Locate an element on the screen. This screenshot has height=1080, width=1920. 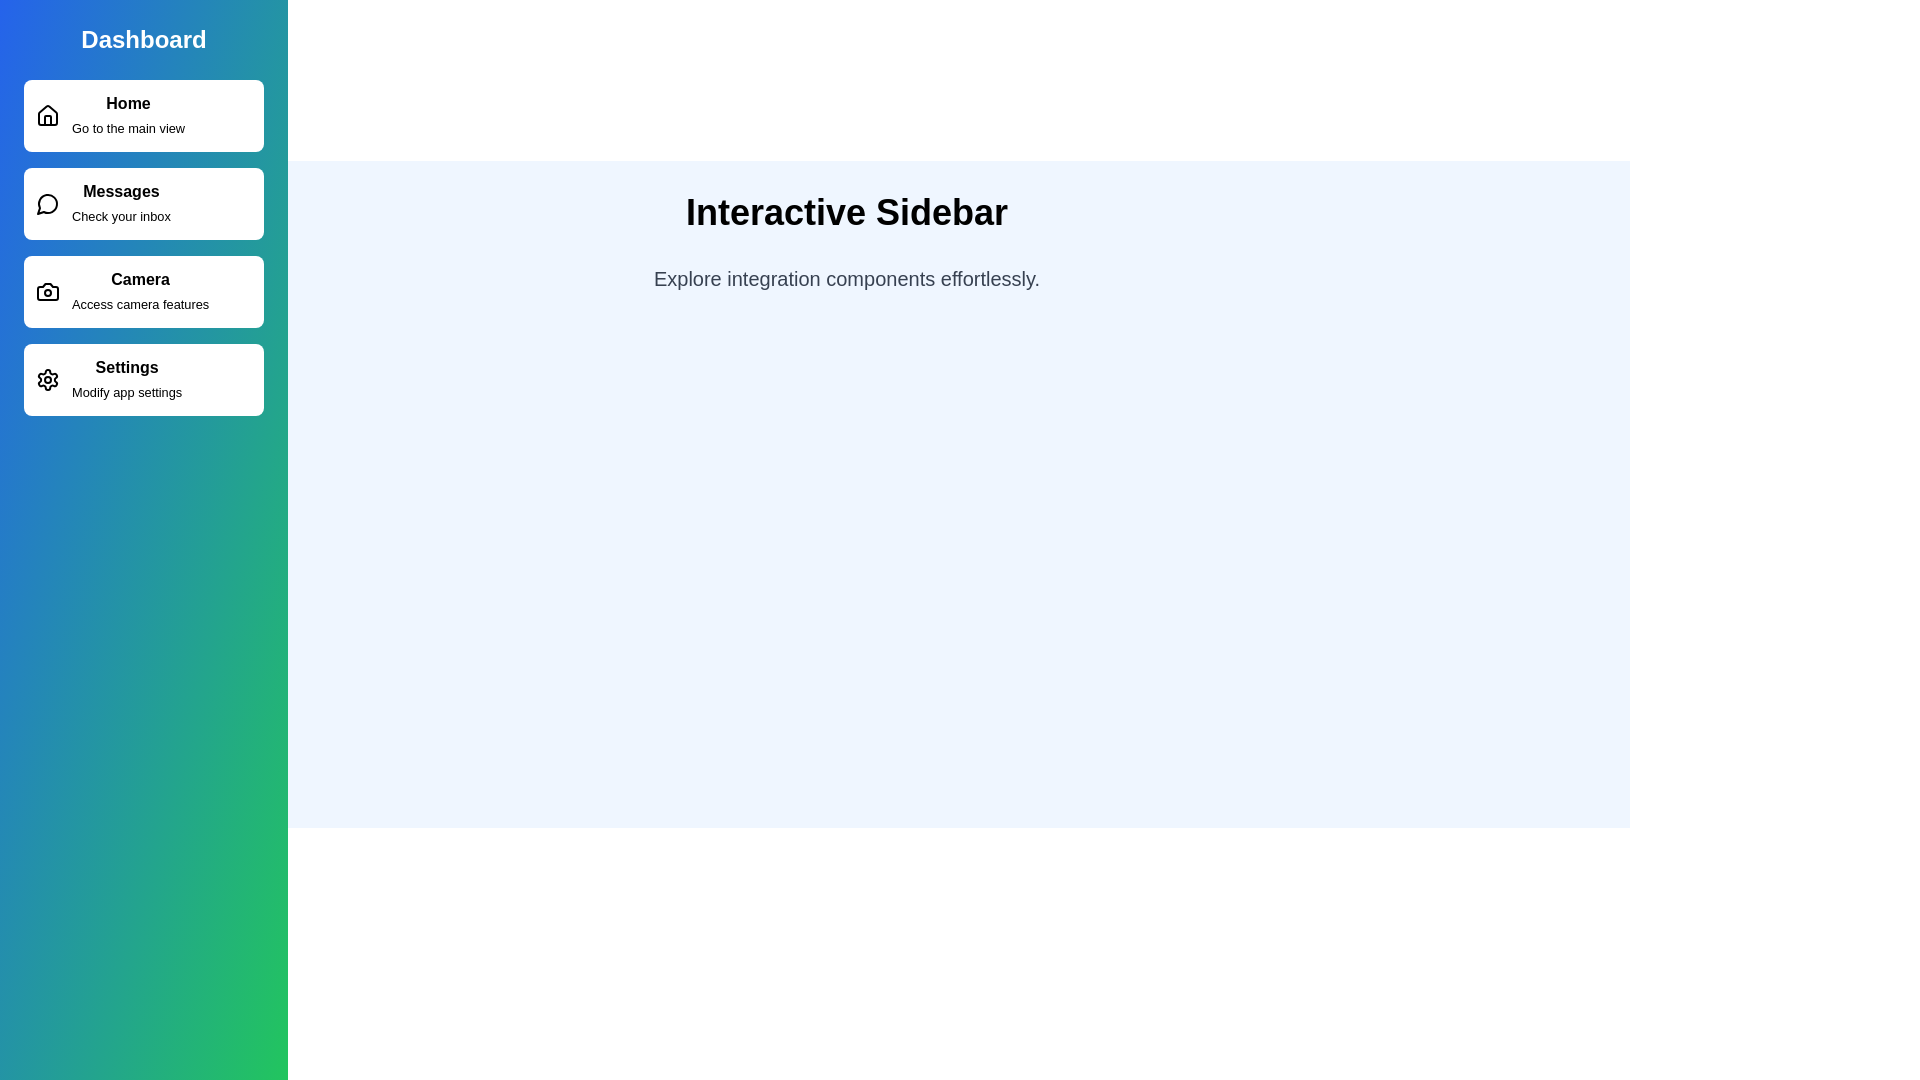
the sidebar item corresponding to Messages is located at coordinates (143, 204).